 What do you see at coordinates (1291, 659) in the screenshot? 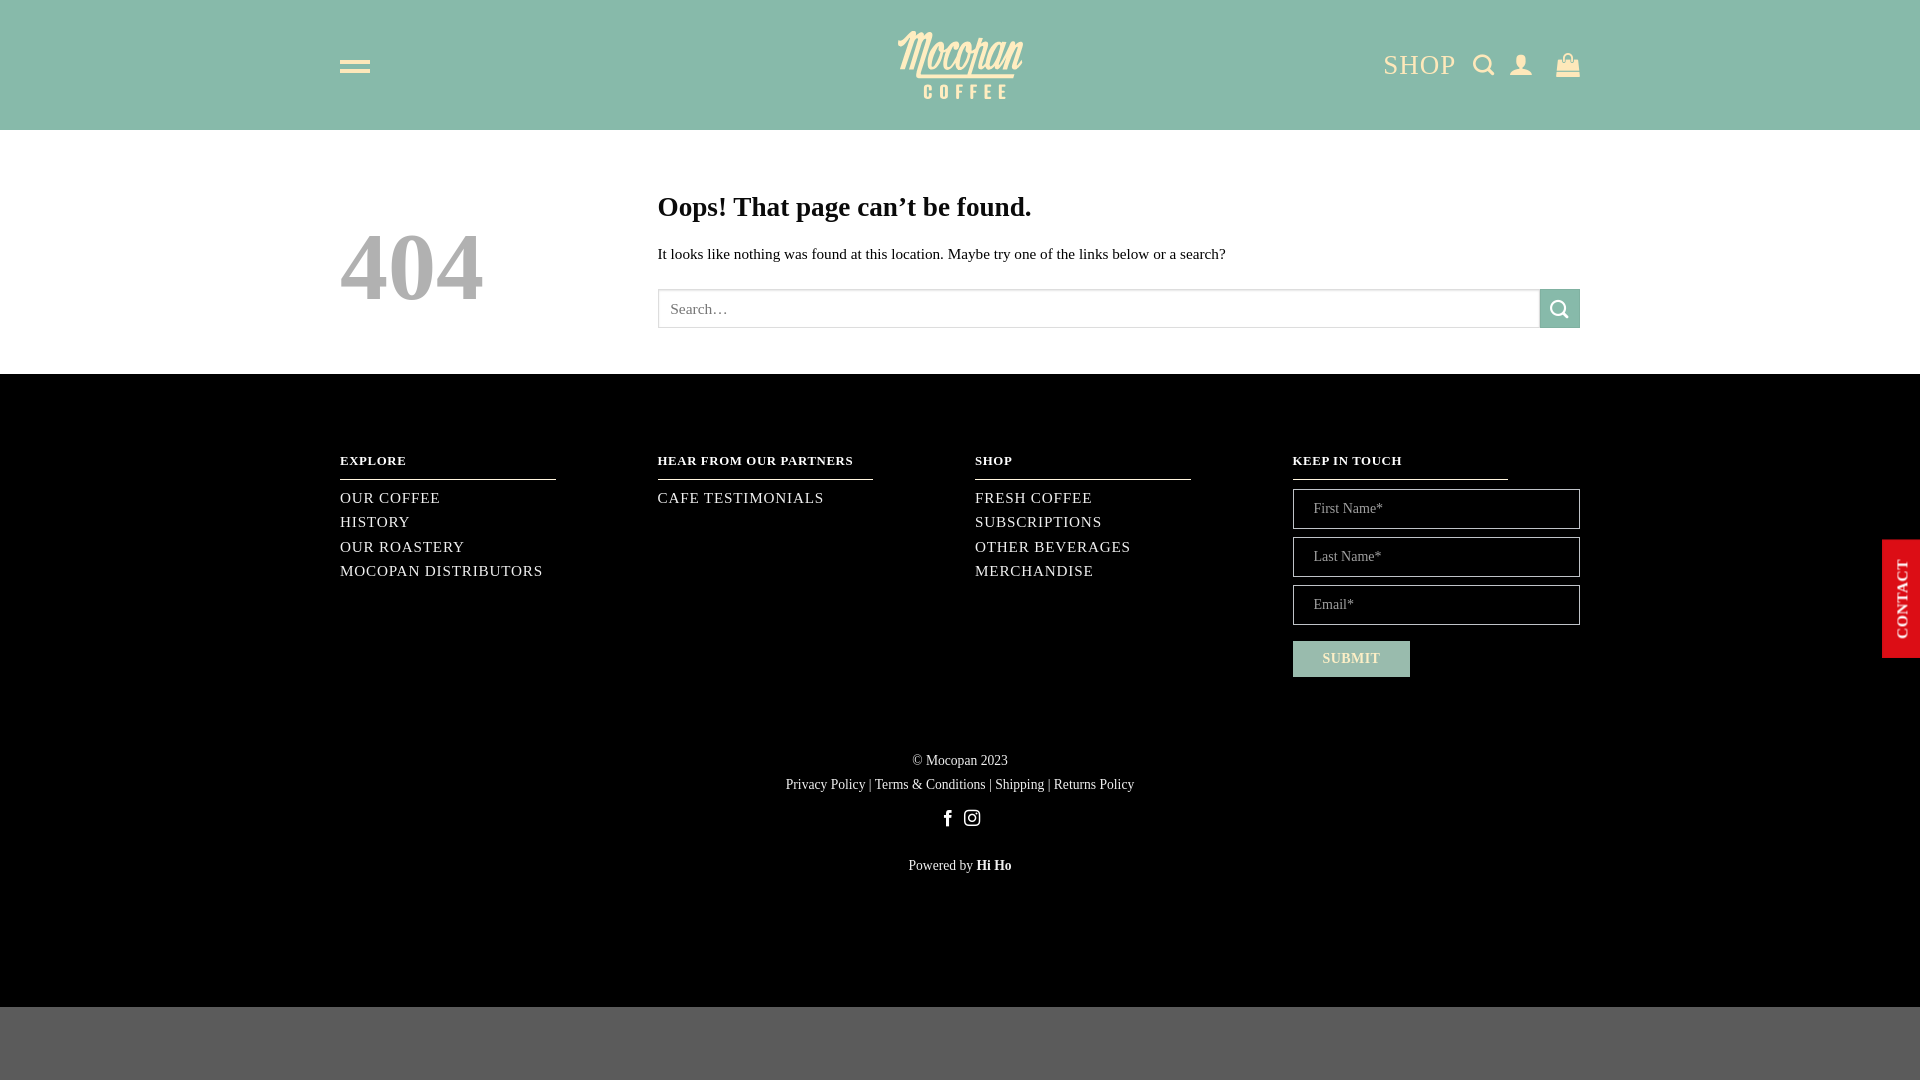
I see `'SUBMIT'` at bounding box center [1291, 659].